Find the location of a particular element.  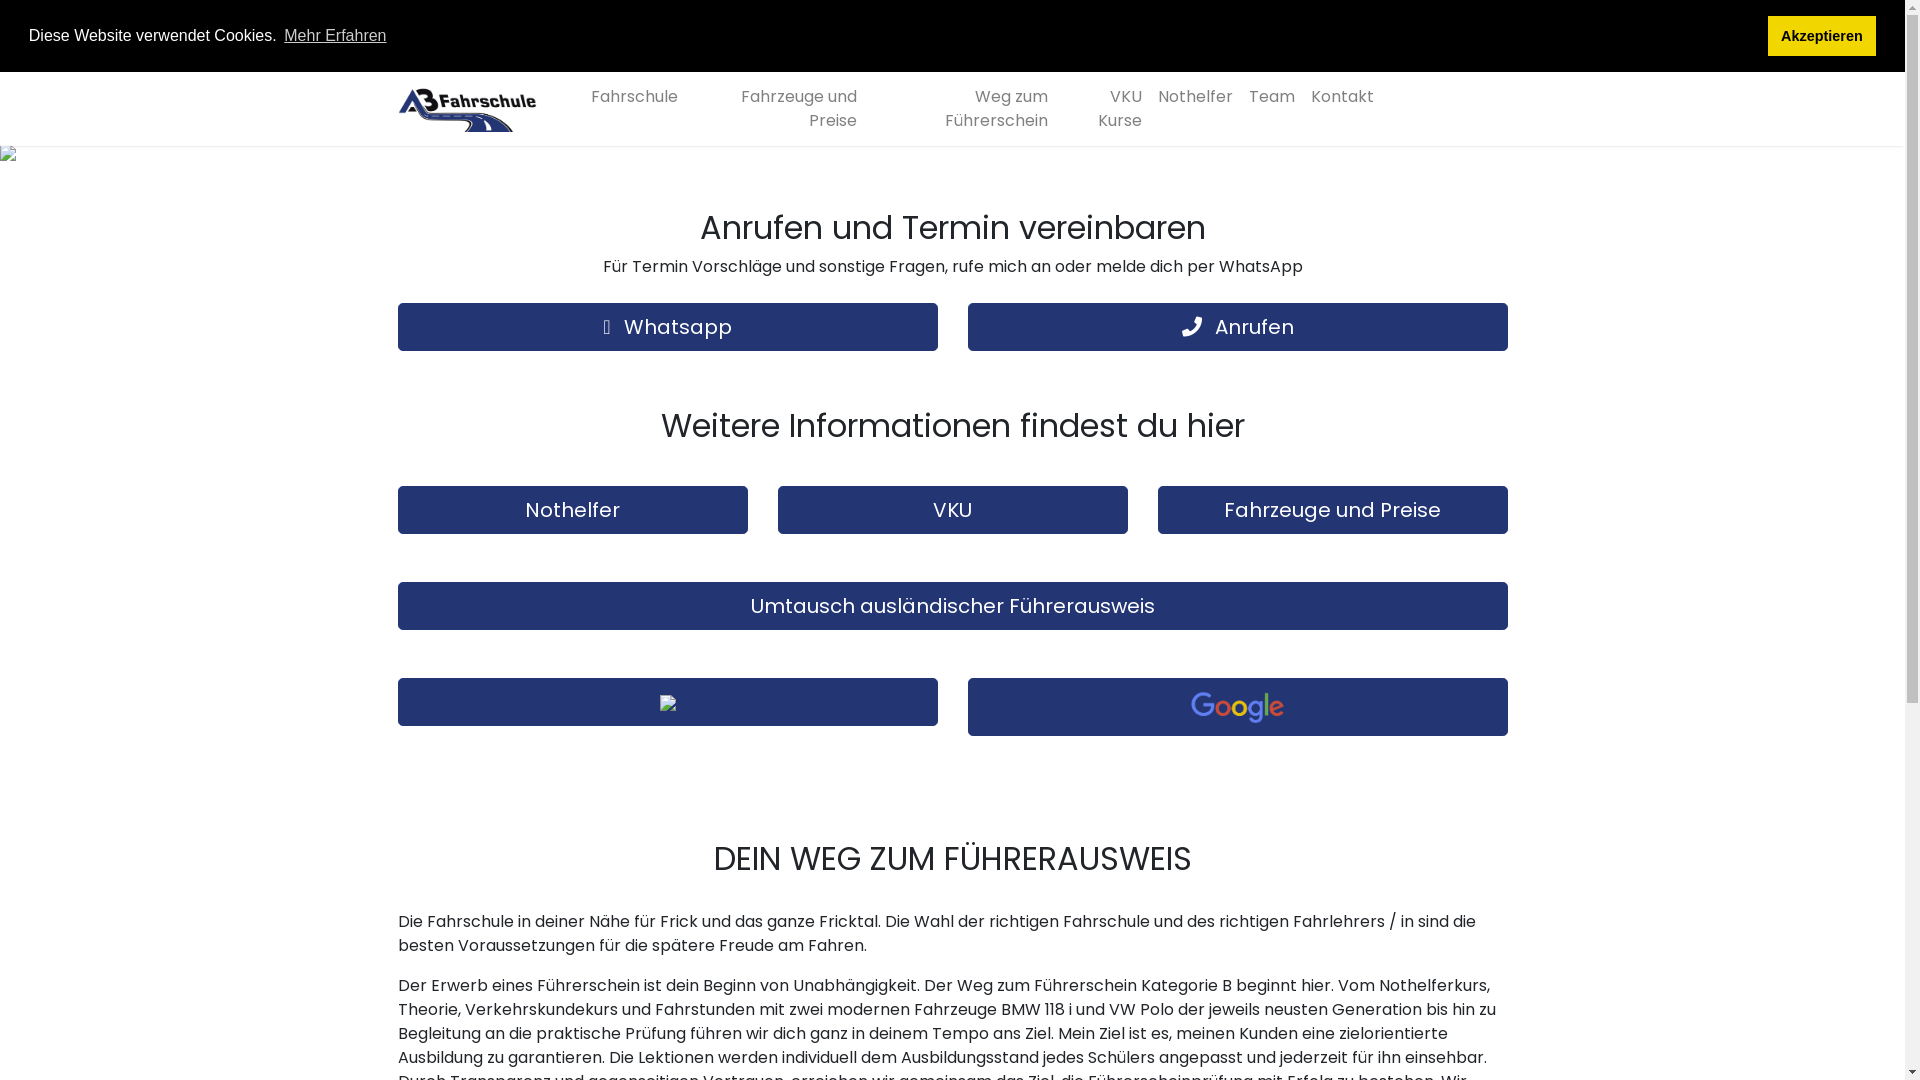

'VKU Kurse' is located at coordinates (1102, 108).